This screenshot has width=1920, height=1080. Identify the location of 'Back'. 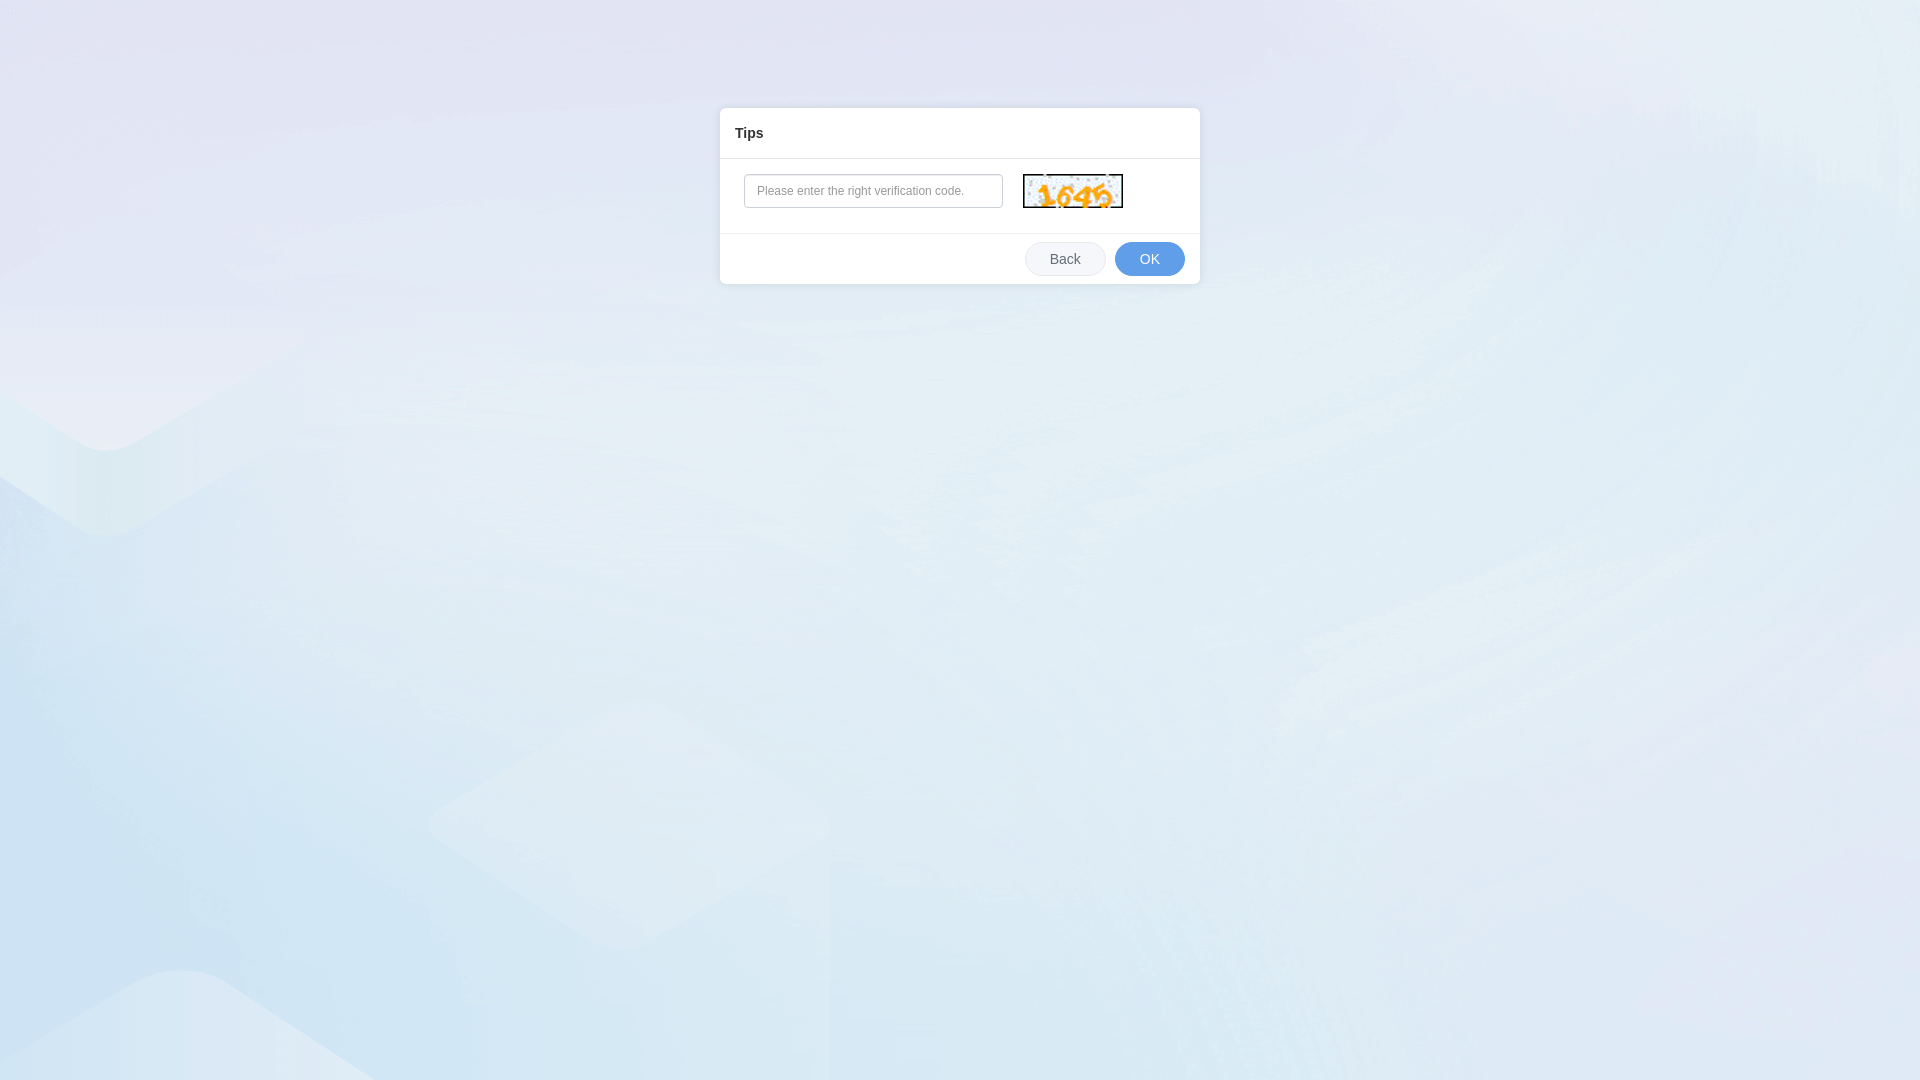
(1064, 257).